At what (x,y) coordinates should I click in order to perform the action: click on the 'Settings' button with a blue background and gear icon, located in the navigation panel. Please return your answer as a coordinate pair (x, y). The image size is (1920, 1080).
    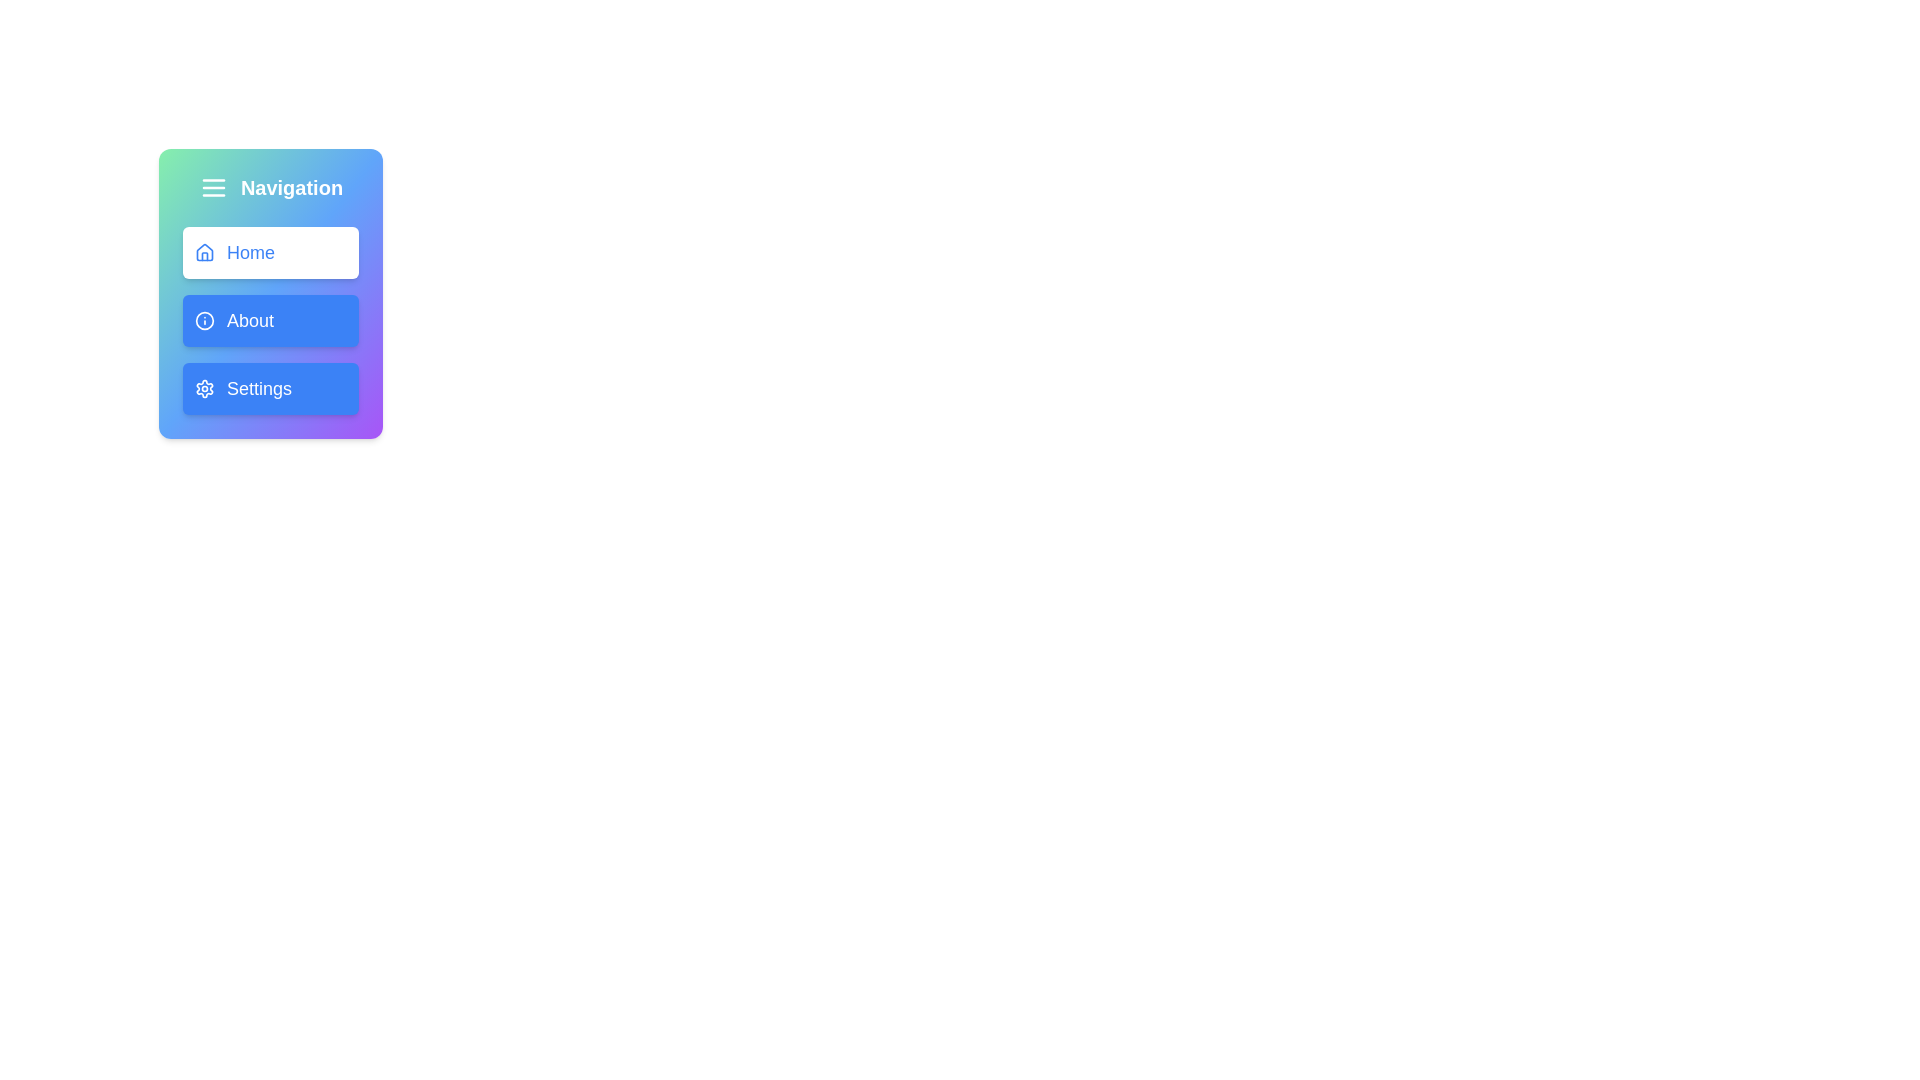
    Looking at the image, I should click on (269, 389).